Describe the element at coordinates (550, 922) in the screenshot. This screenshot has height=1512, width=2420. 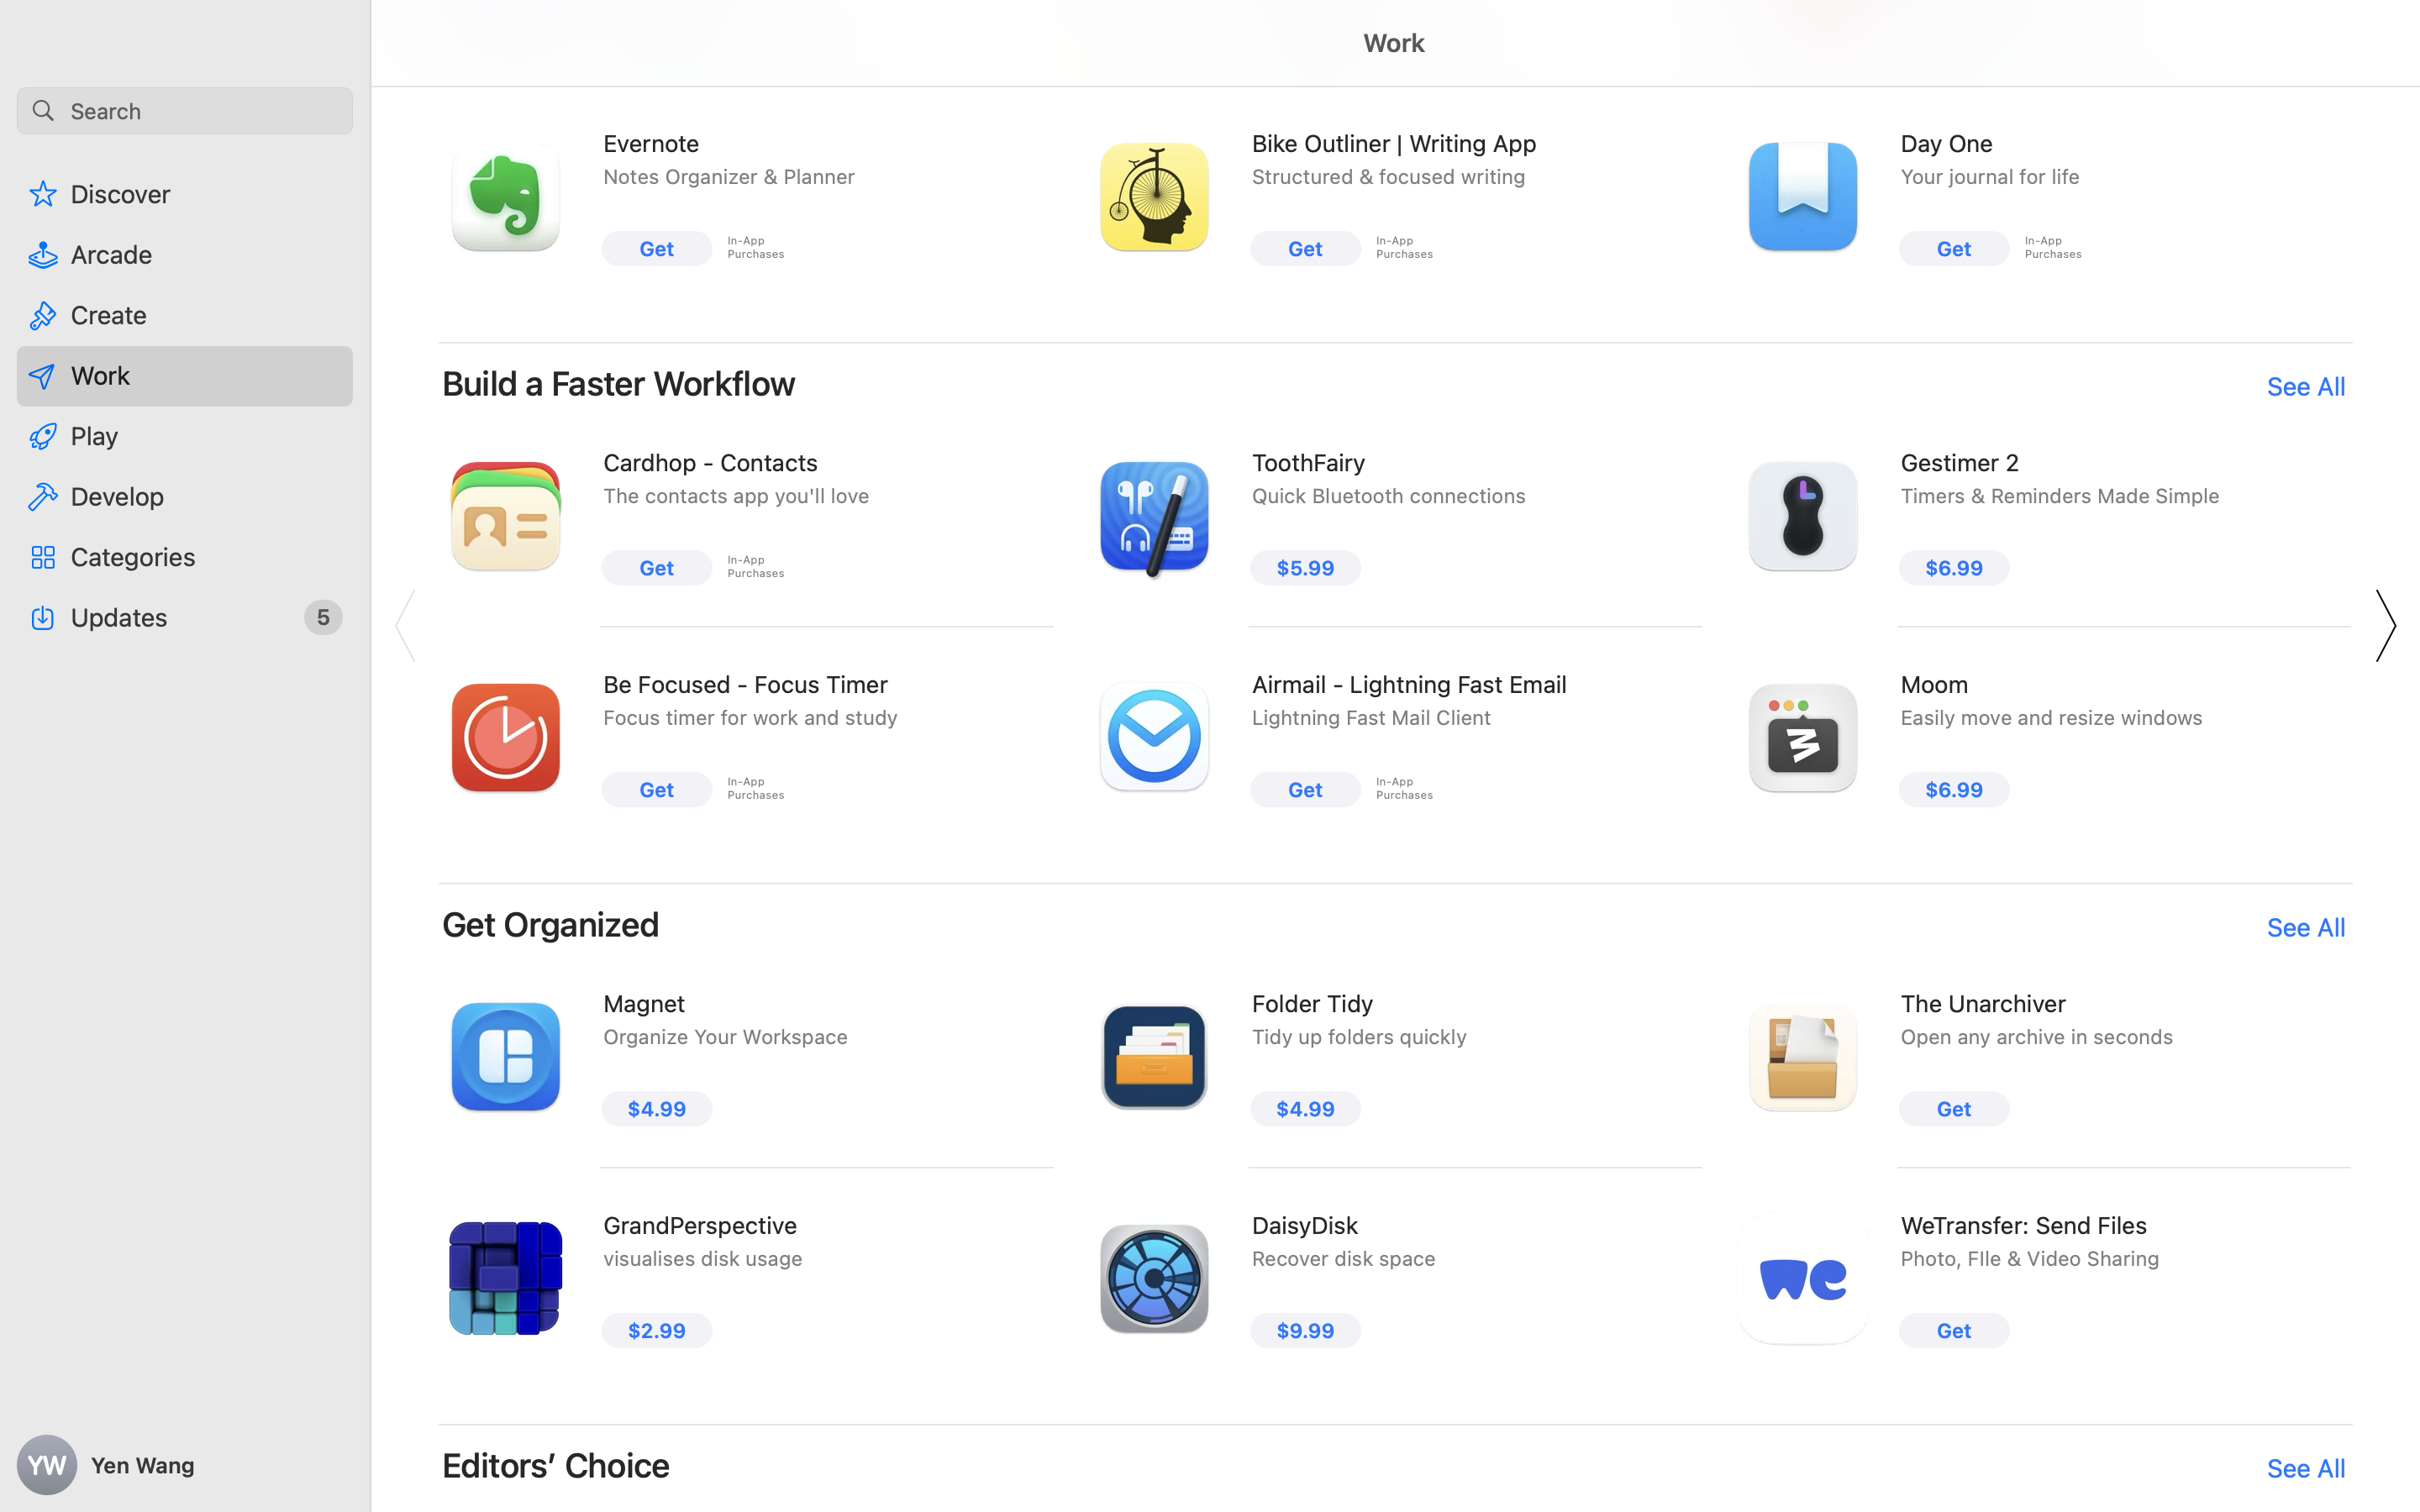
I see `'Get Organized'` at that location.